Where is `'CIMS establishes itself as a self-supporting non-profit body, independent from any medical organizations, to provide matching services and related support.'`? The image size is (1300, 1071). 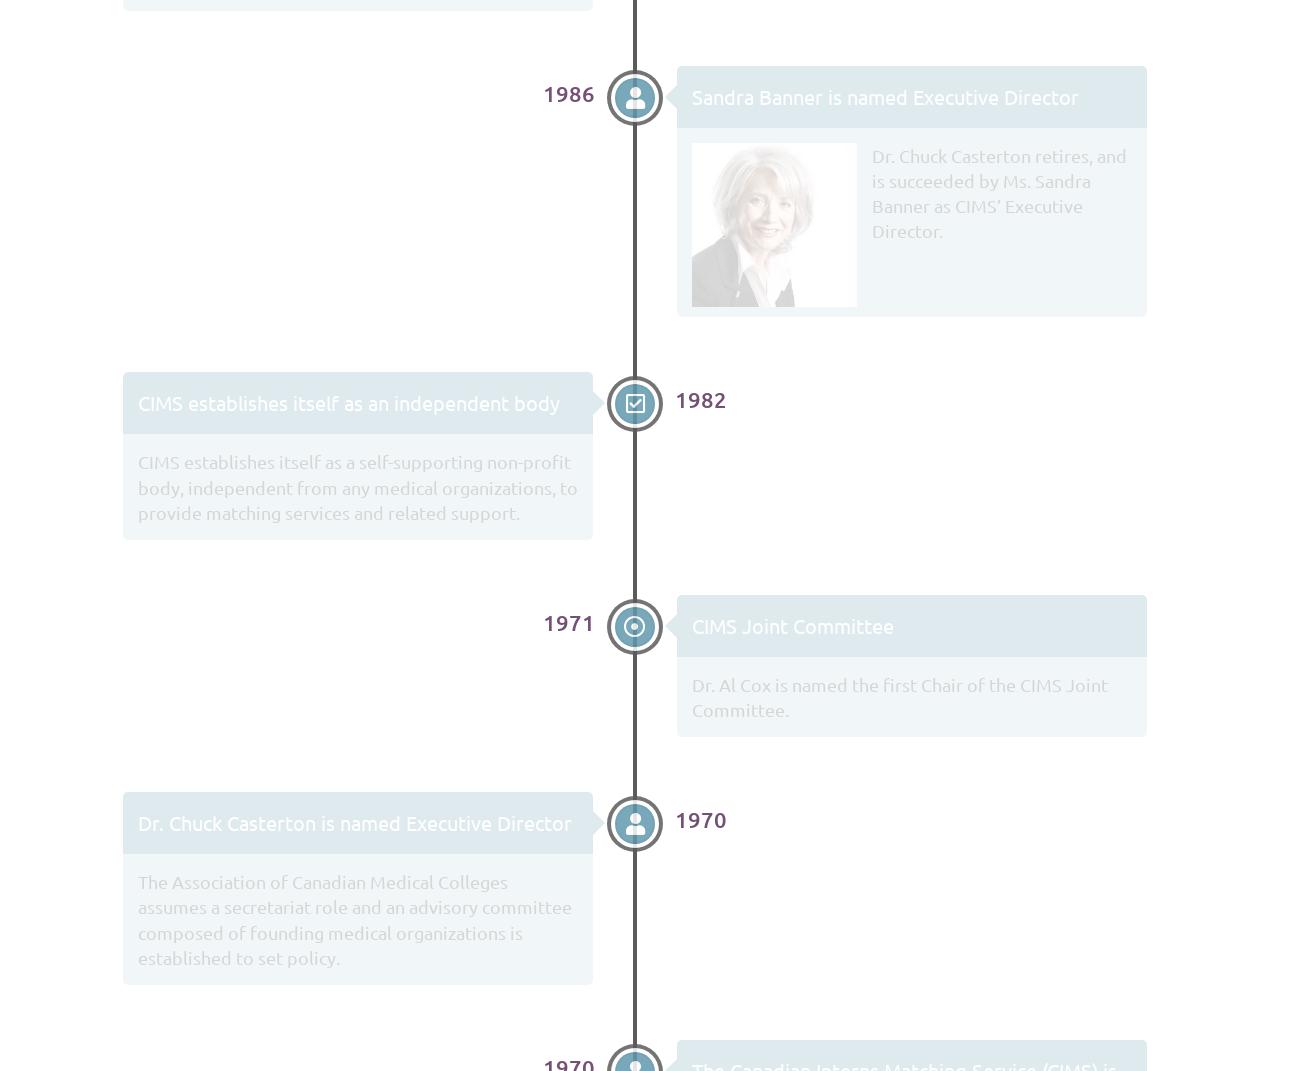 'CIMS establishes itself as a self-supporting non-profit body, independent from any medical organizations, to provide matching services and related support.' is located at coordinates (357, 485).